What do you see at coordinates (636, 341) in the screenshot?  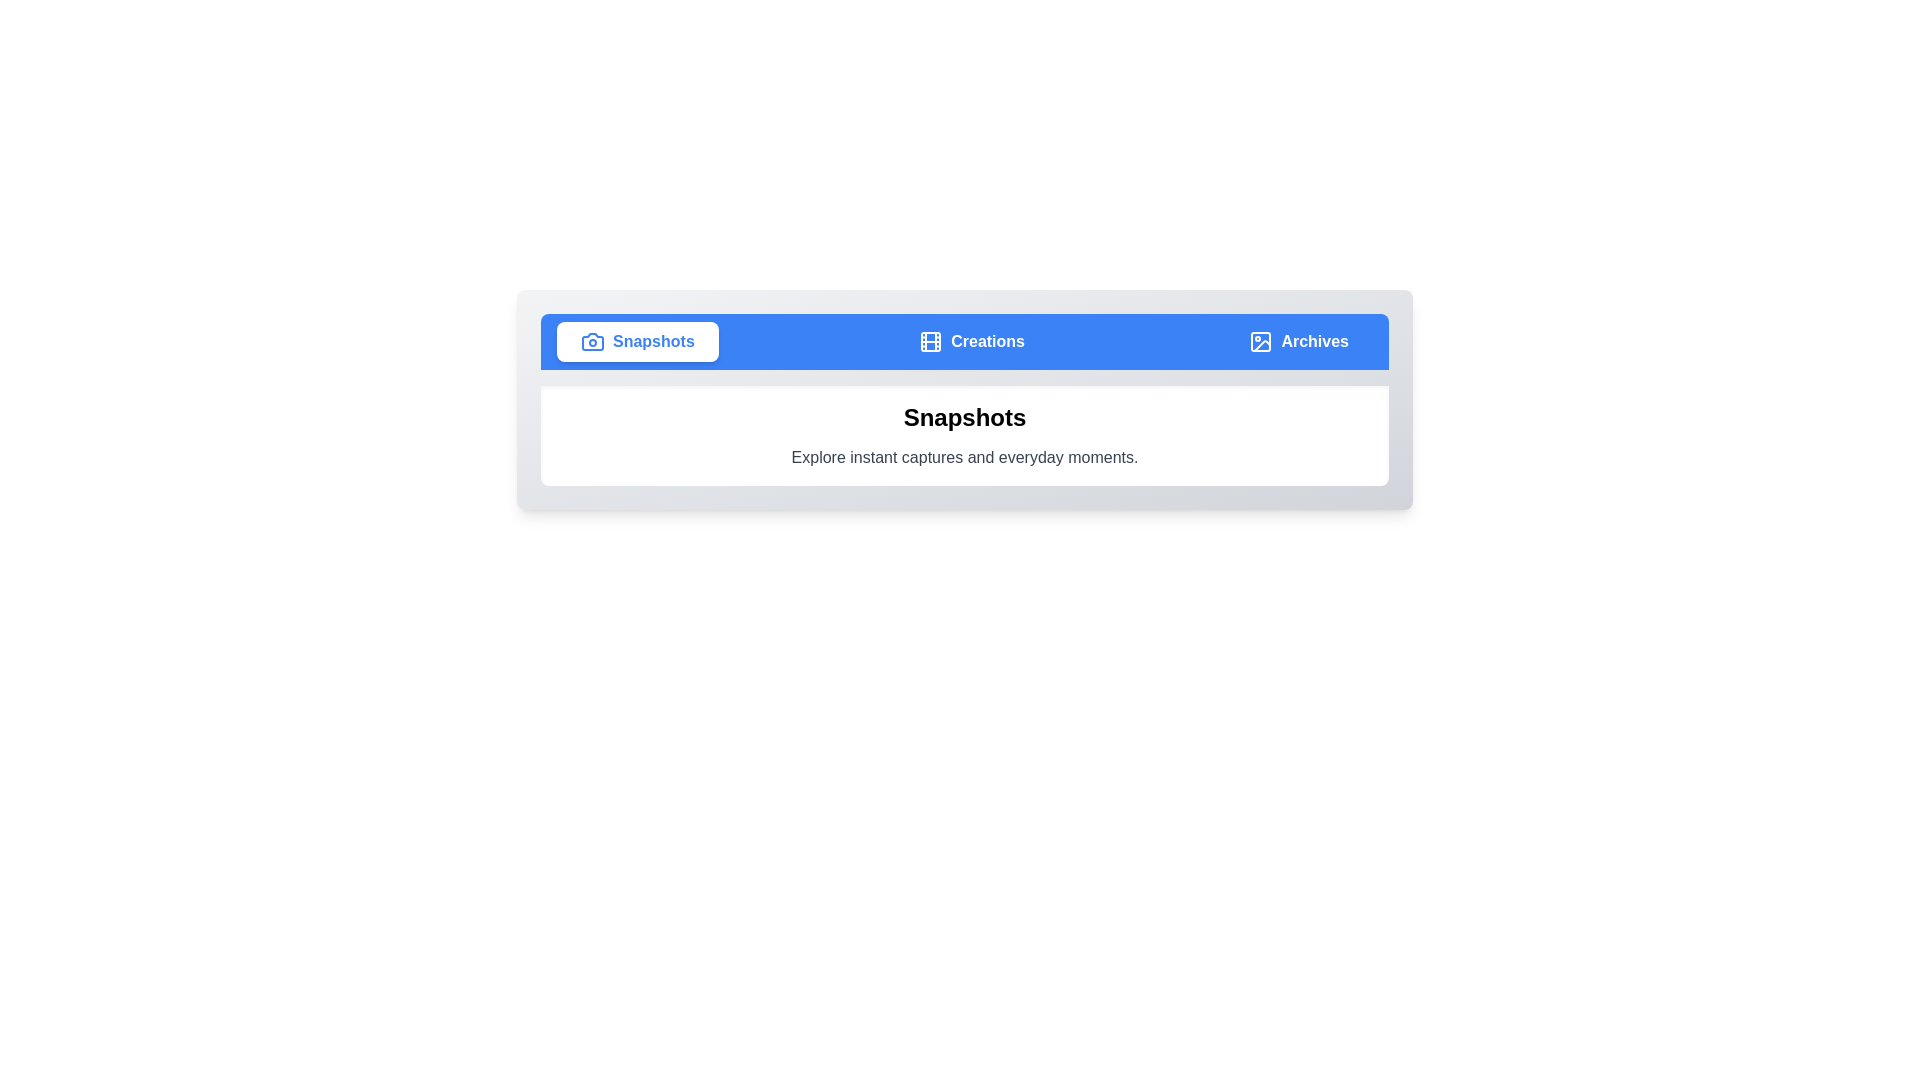 I see `the tab with the label Snapshots` at bounding box center [636, 341].